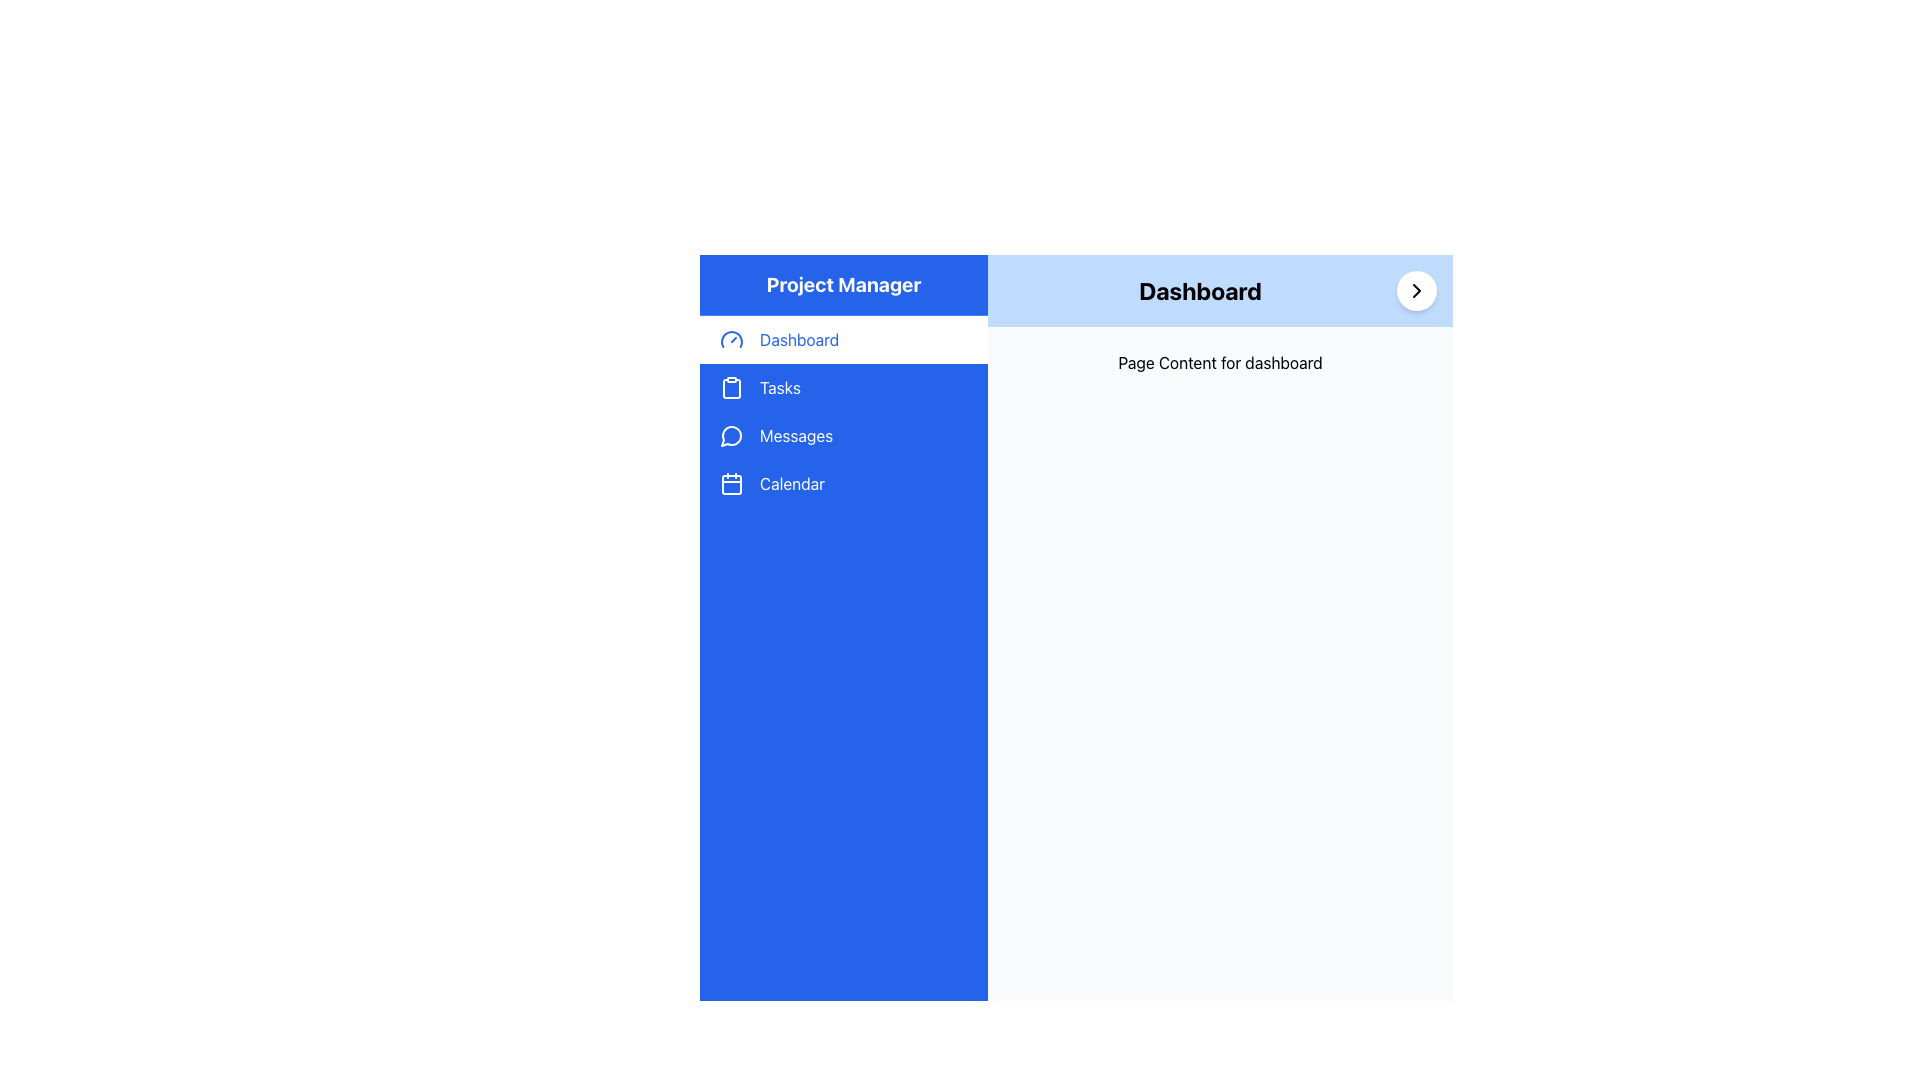 The image size is (1920, 1080). I want to click on the 'Messages' menu item in the left sidebar navigation, so click(795, 434).